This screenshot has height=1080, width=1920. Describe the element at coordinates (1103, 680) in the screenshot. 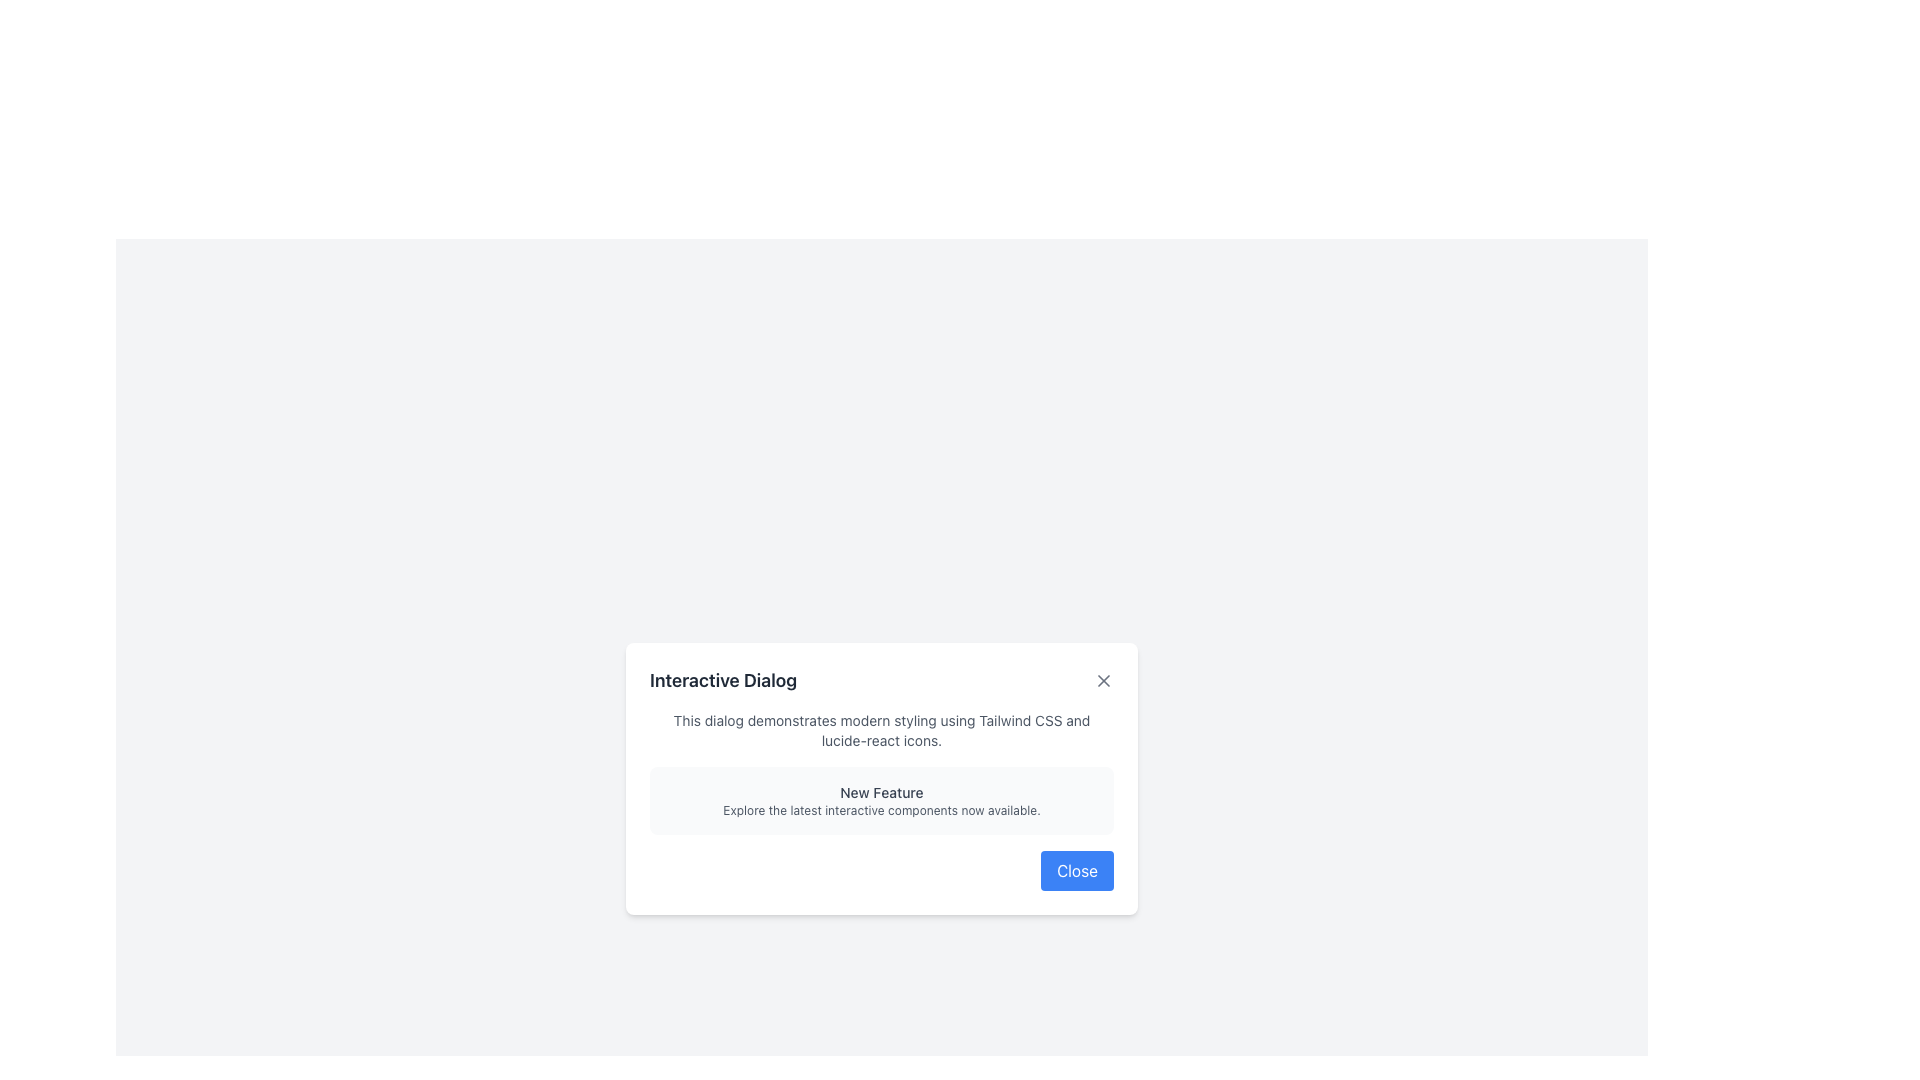

I see `the graphical vector element representing the 'X' part of the close button located at the top-right of the modal dialog box` at that location.